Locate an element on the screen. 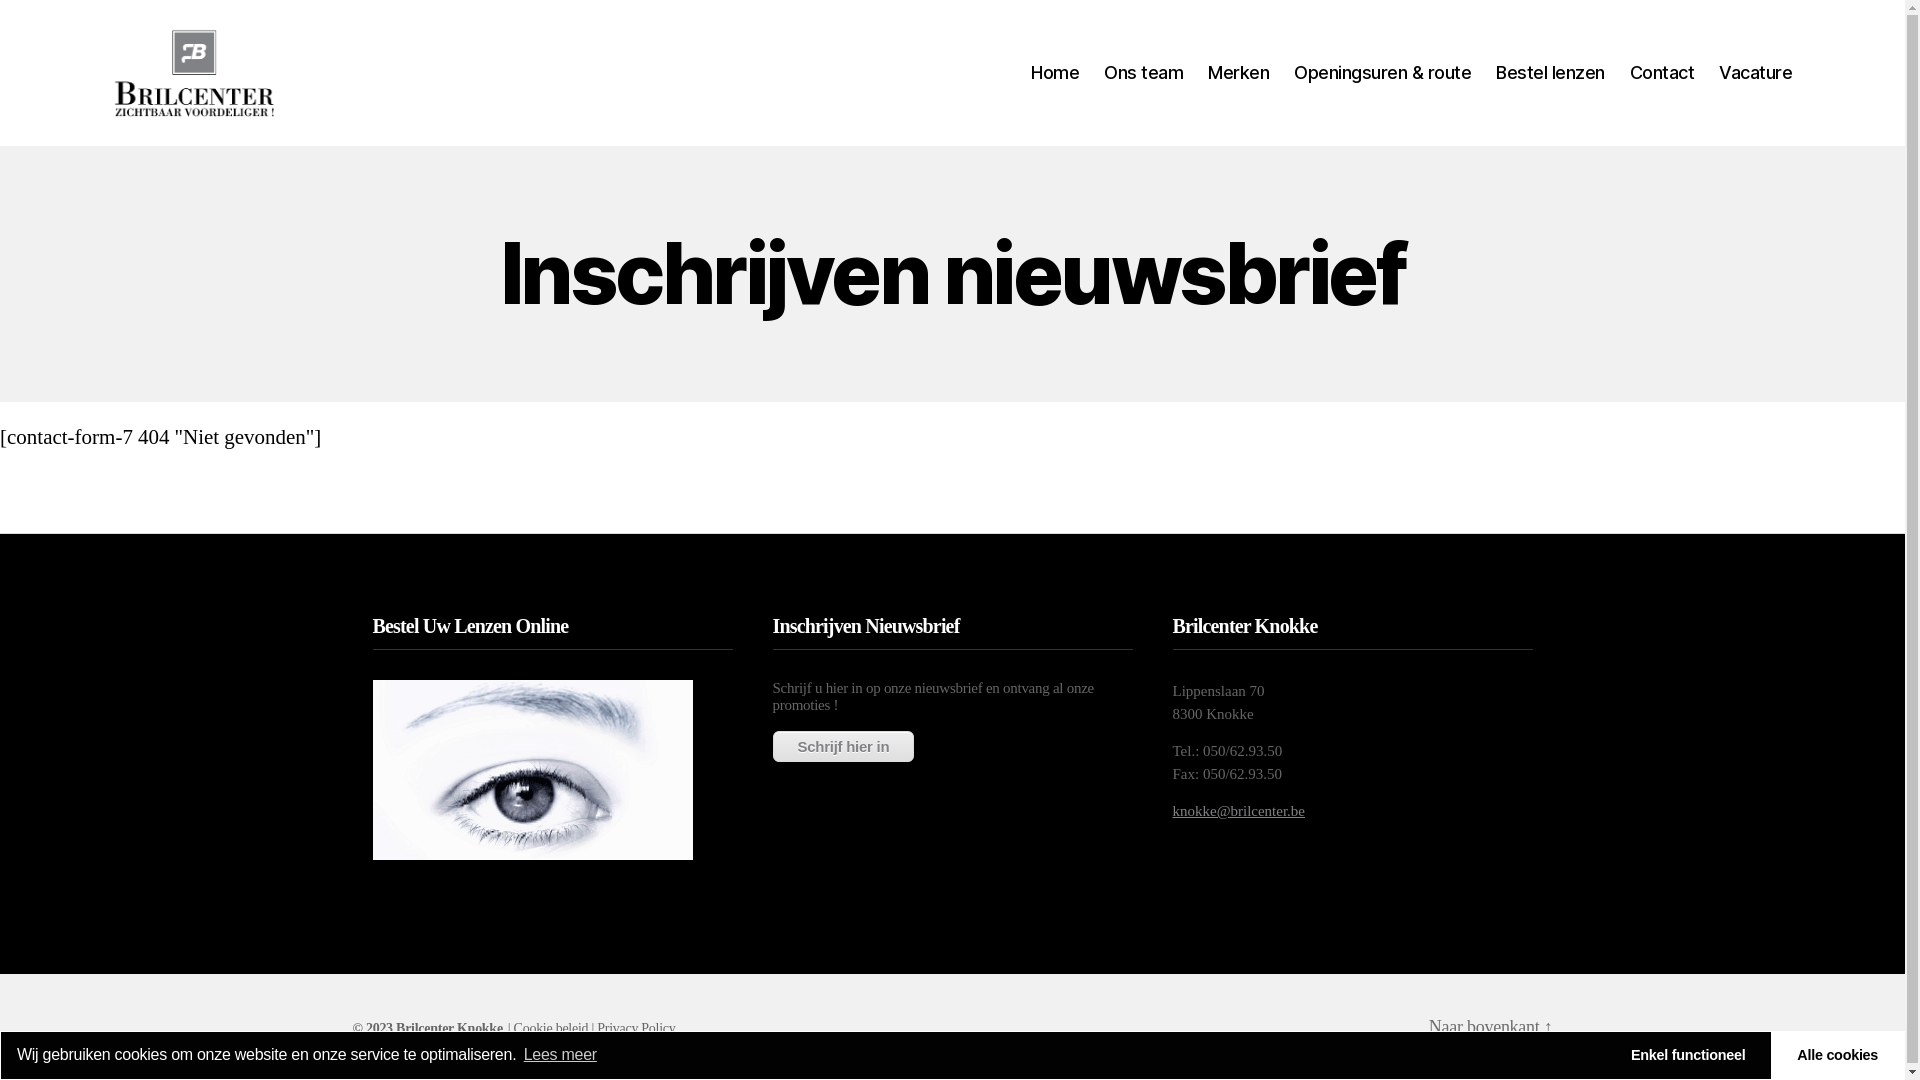 The image size is (1920, 1080). 'Bestel lenzen' is located at coordinates (1549, 72).